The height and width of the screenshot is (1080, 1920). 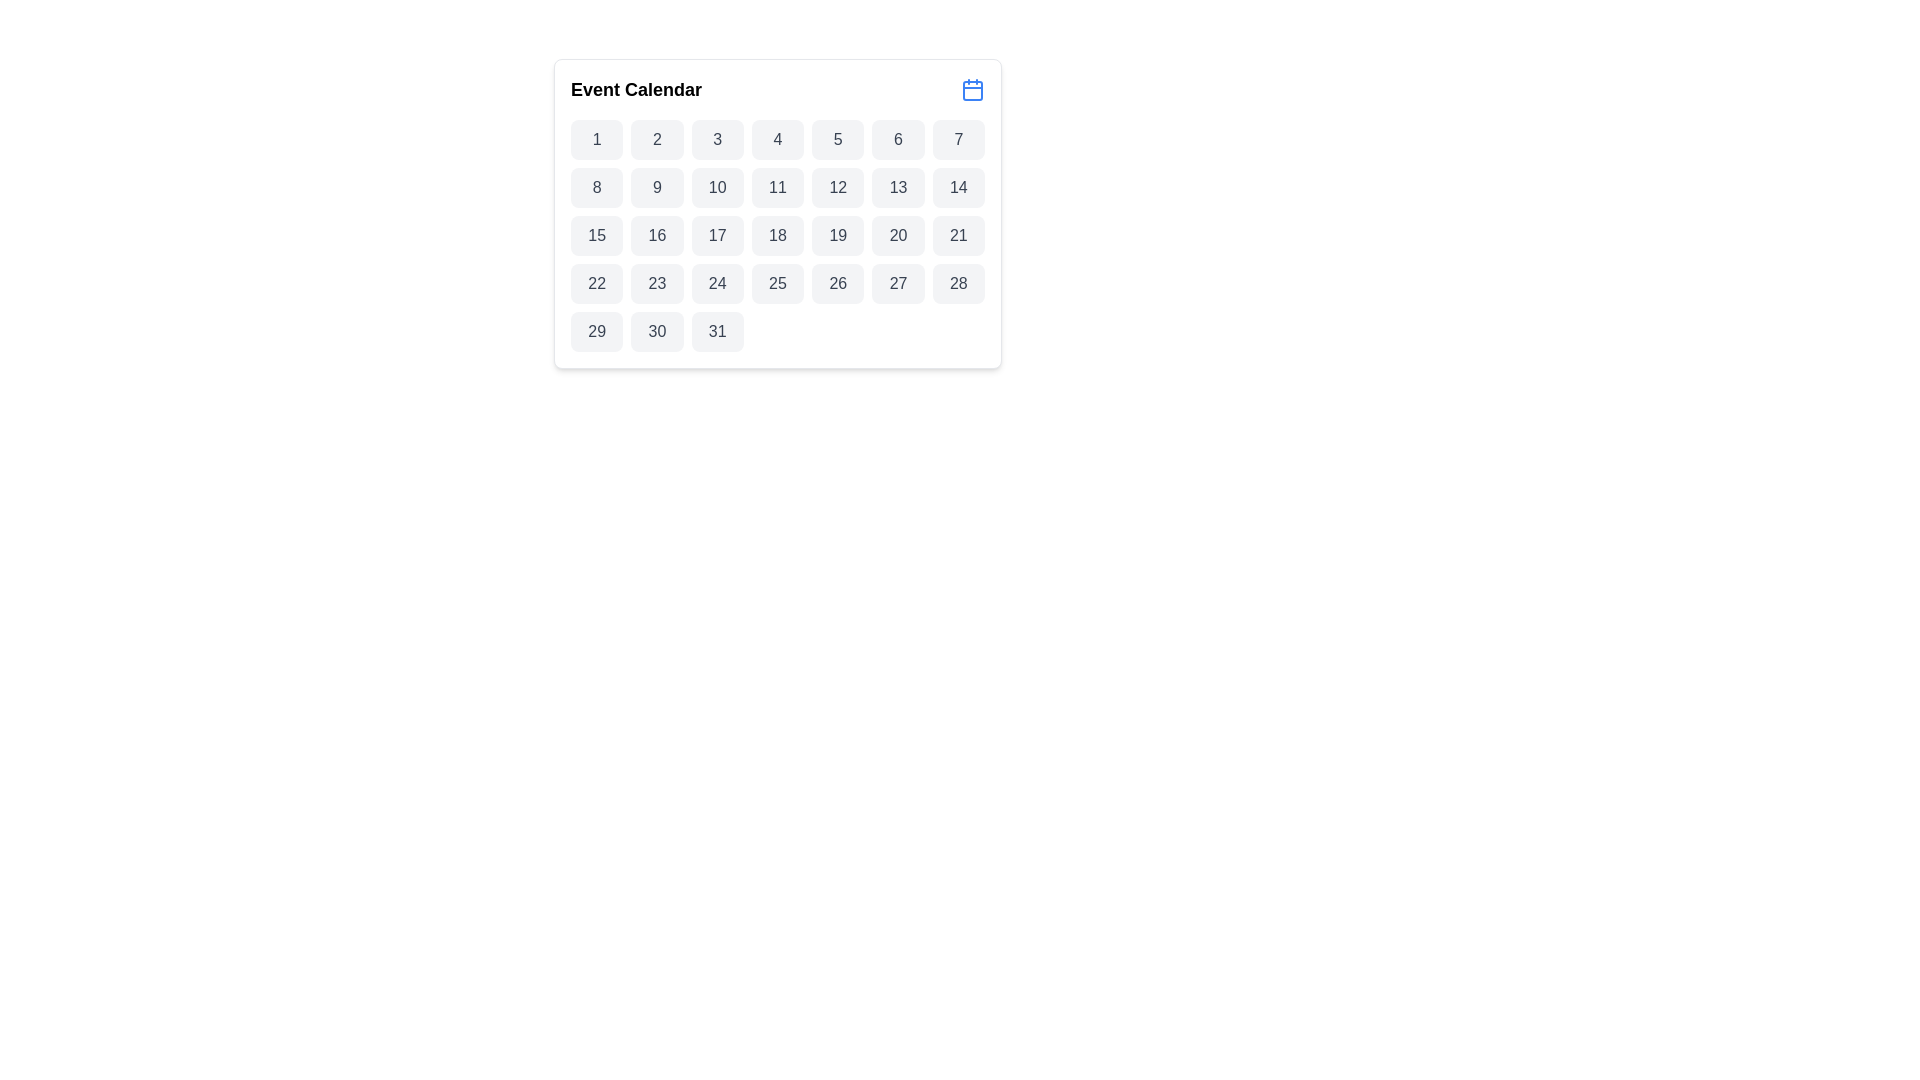 I want to click on the calendar date cell representing the 18th day of the month, which is part of the 'Event Calendar' grid, so click(x=776, y=234).